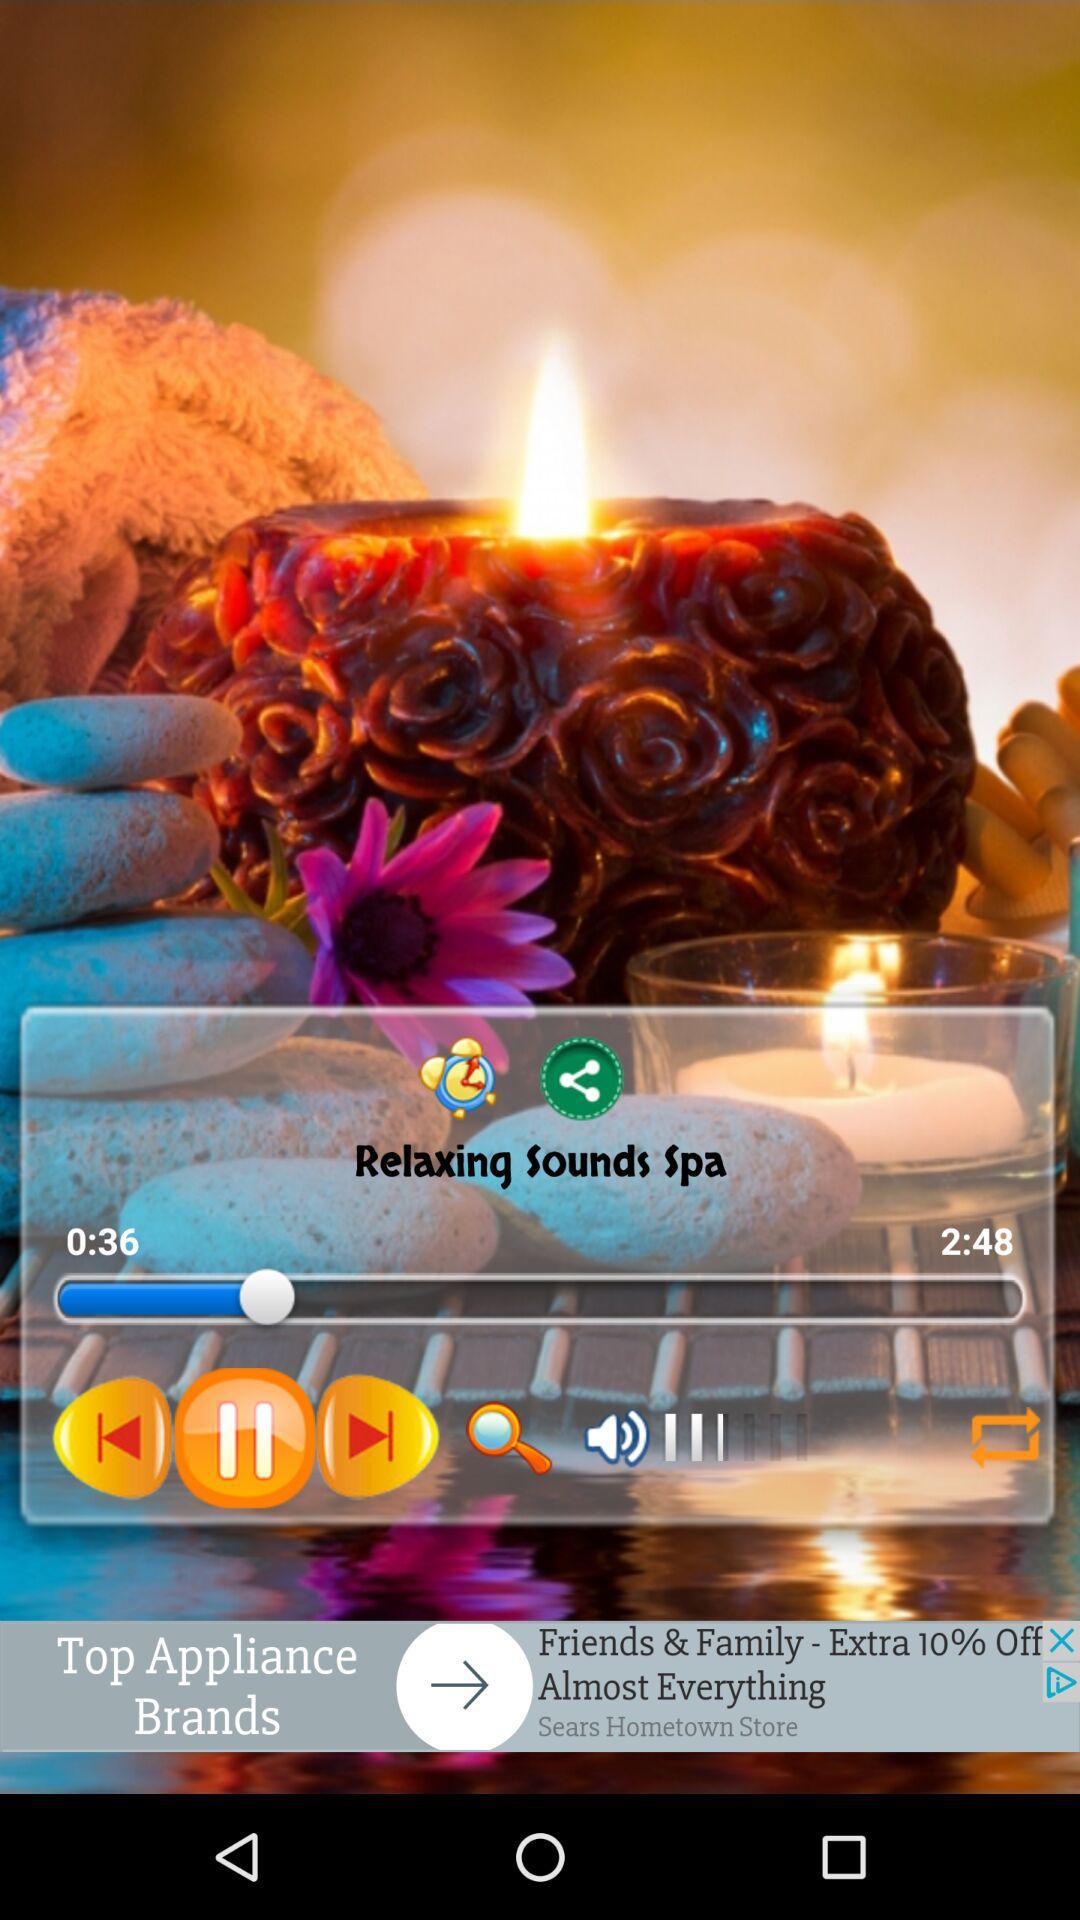 Image resolution: width=1080 pixels, height=1920 pixels. I want to click on rotate, so click(1005, 1436).